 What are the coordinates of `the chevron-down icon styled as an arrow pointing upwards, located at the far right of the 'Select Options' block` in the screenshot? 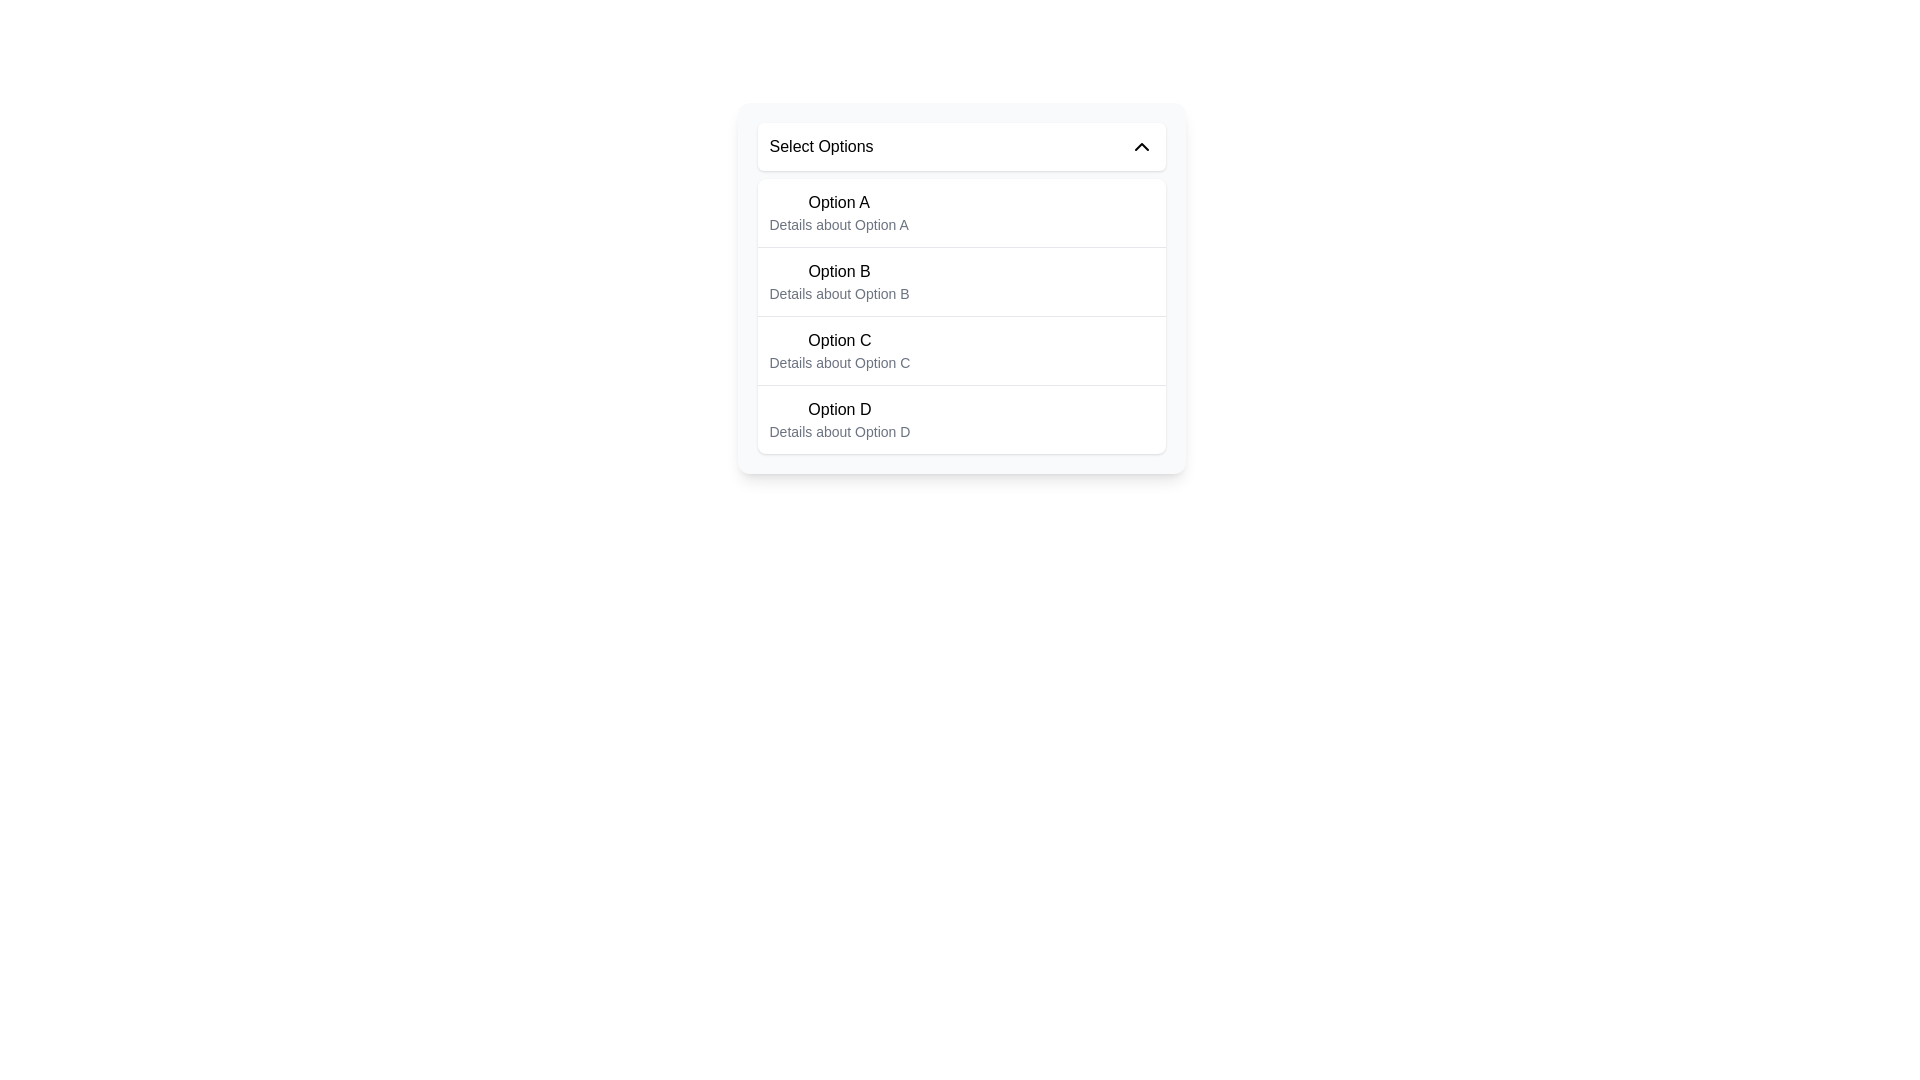 It's located at (1141, 145).